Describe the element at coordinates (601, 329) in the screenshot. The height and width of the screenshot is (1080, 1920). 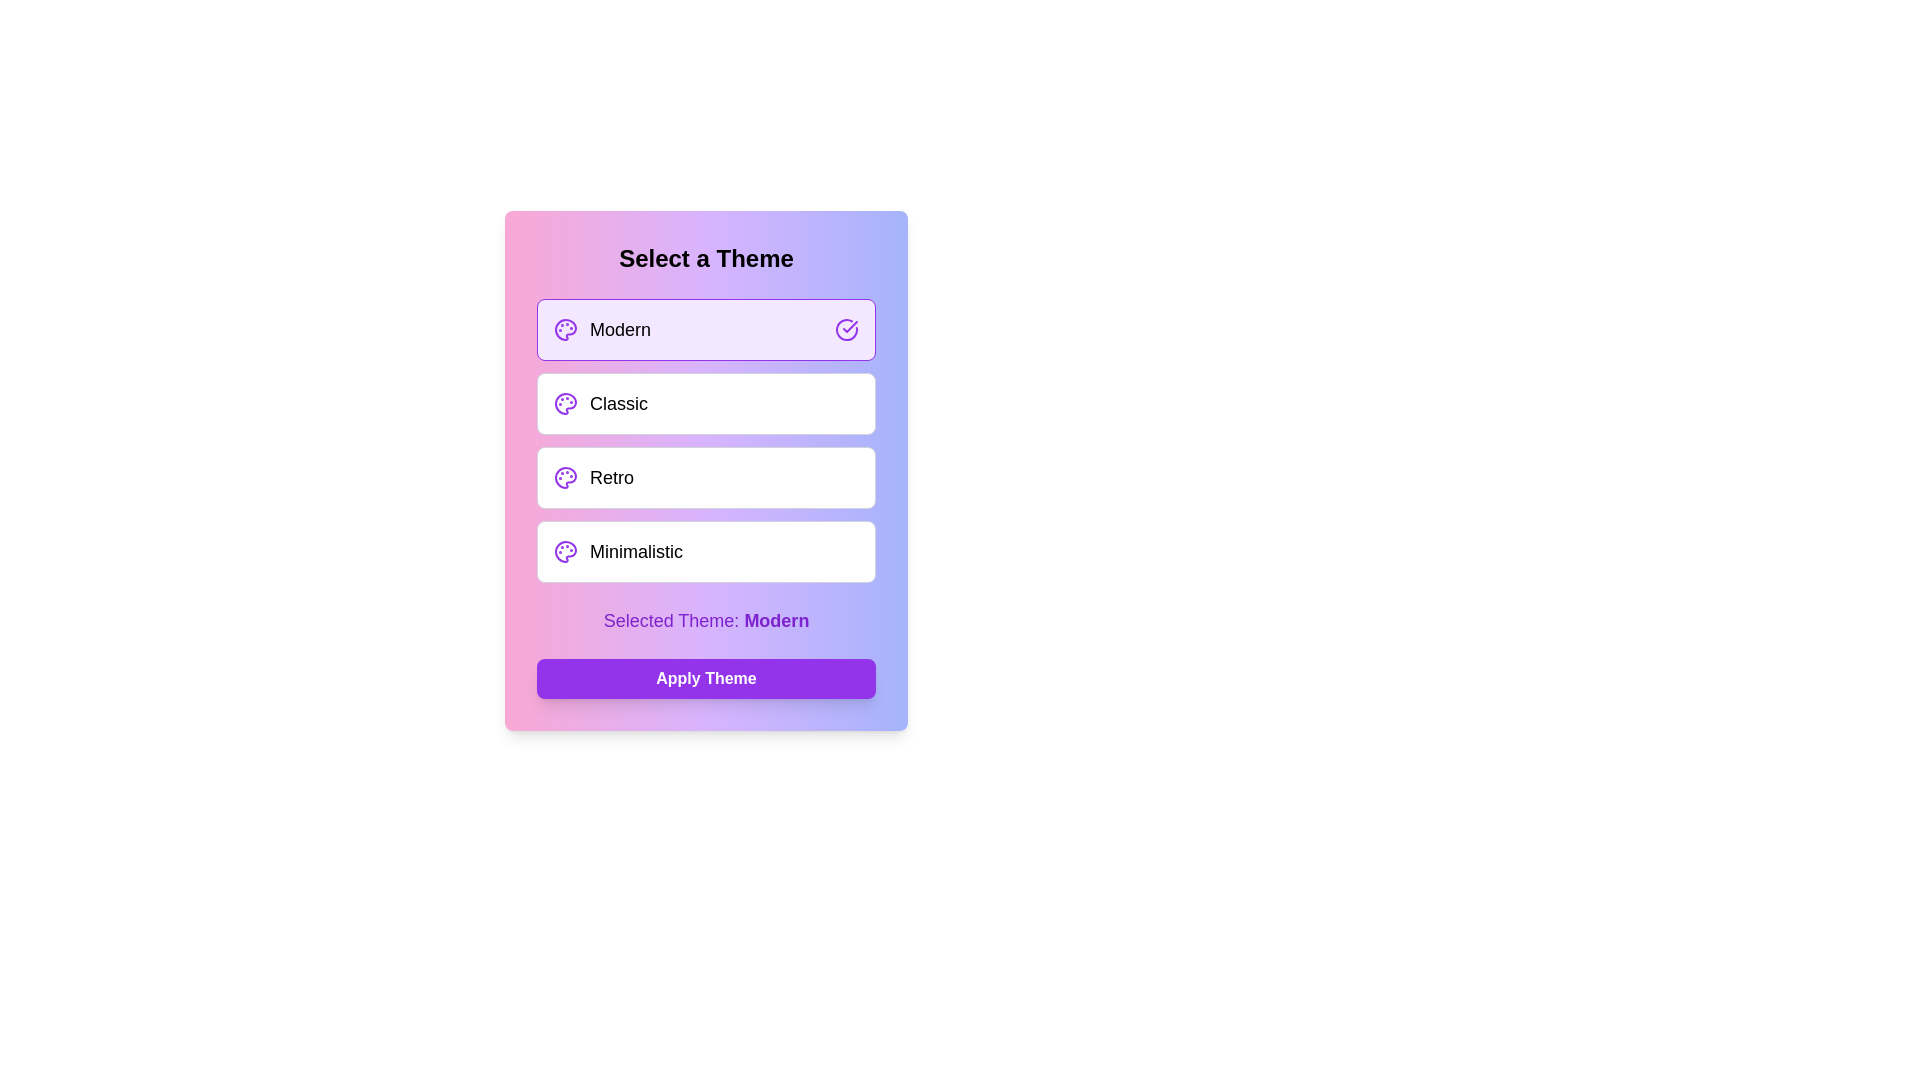
I see `the first selectable option for the 'Modern' theme in the list` at that location.